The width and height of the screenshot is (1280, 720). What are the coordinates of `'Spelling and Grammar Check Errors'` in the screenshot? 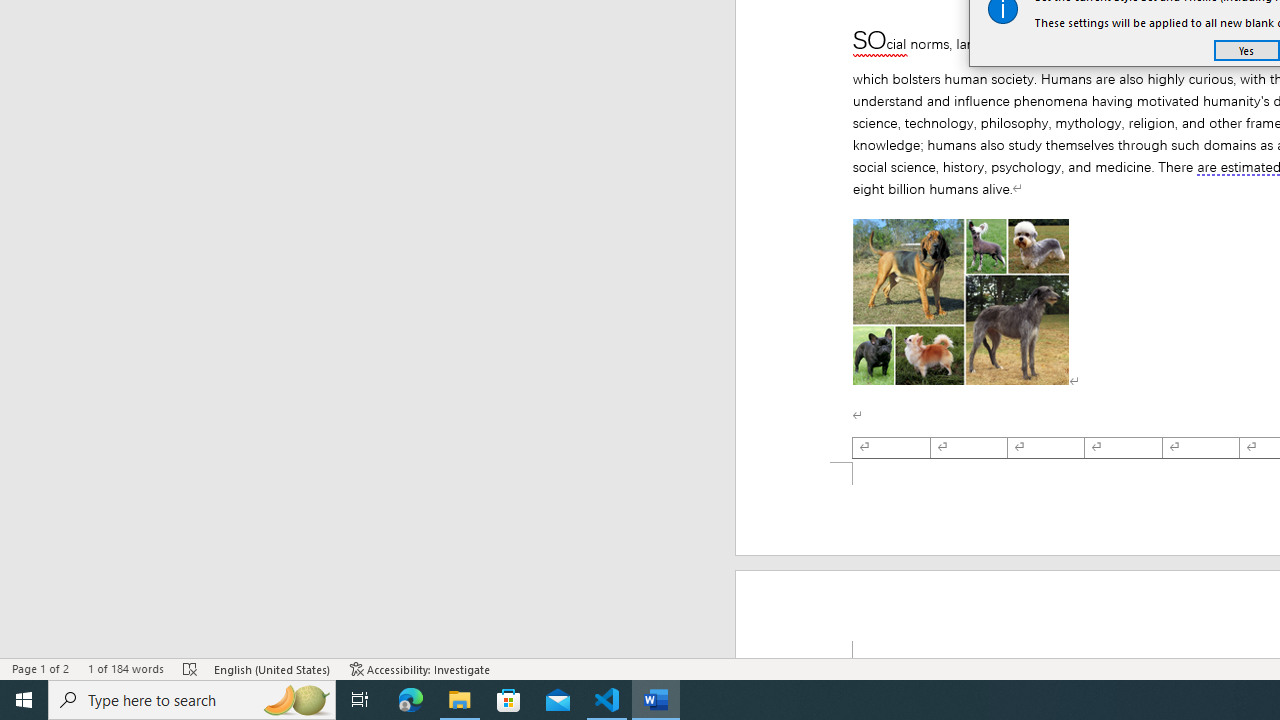 It's located at (191, 669).